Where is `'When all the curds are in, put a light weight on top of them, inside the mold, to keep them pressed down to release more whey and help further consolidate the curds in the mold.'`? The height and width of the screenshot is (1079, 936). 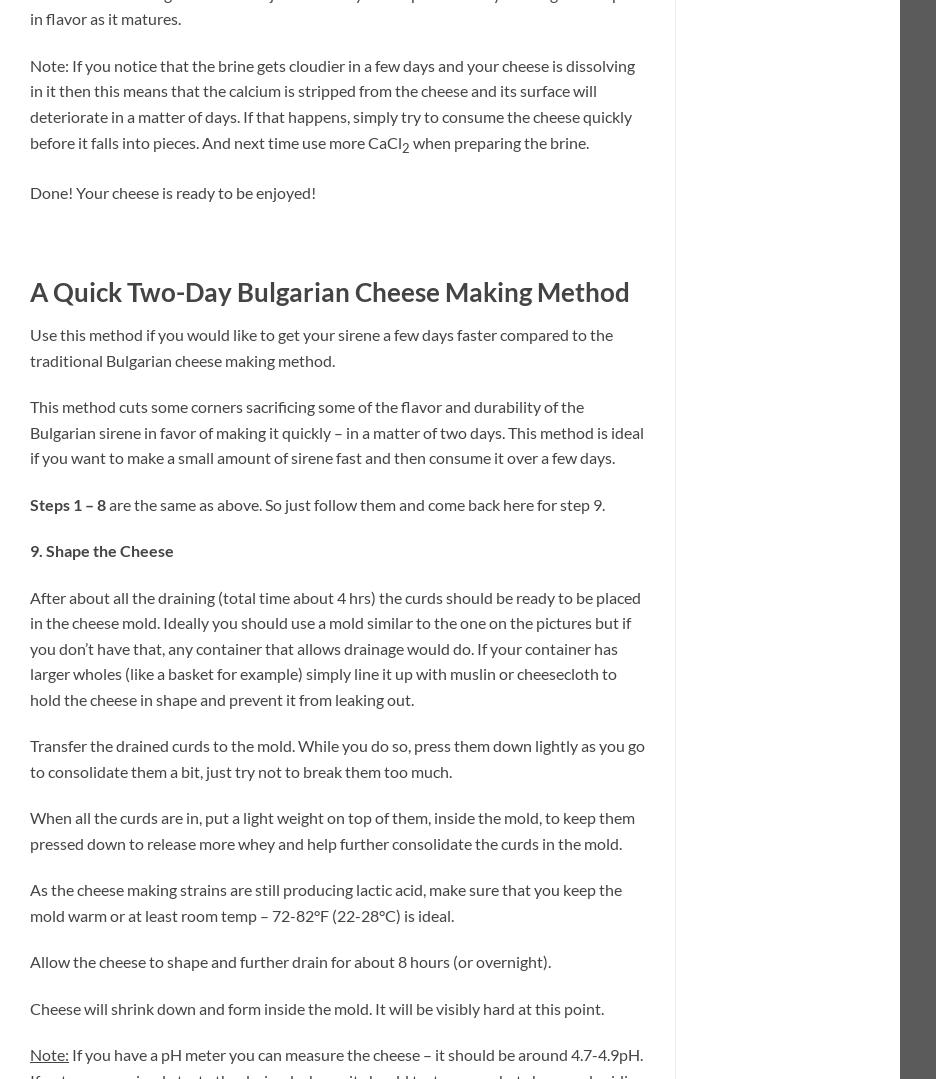 'When all the curds are in, put a light weight on top of them, inside the mold, to keep them pressed down to release more whey and help further consolidate the curds in the mold.' is located at coordinates (331, 830).